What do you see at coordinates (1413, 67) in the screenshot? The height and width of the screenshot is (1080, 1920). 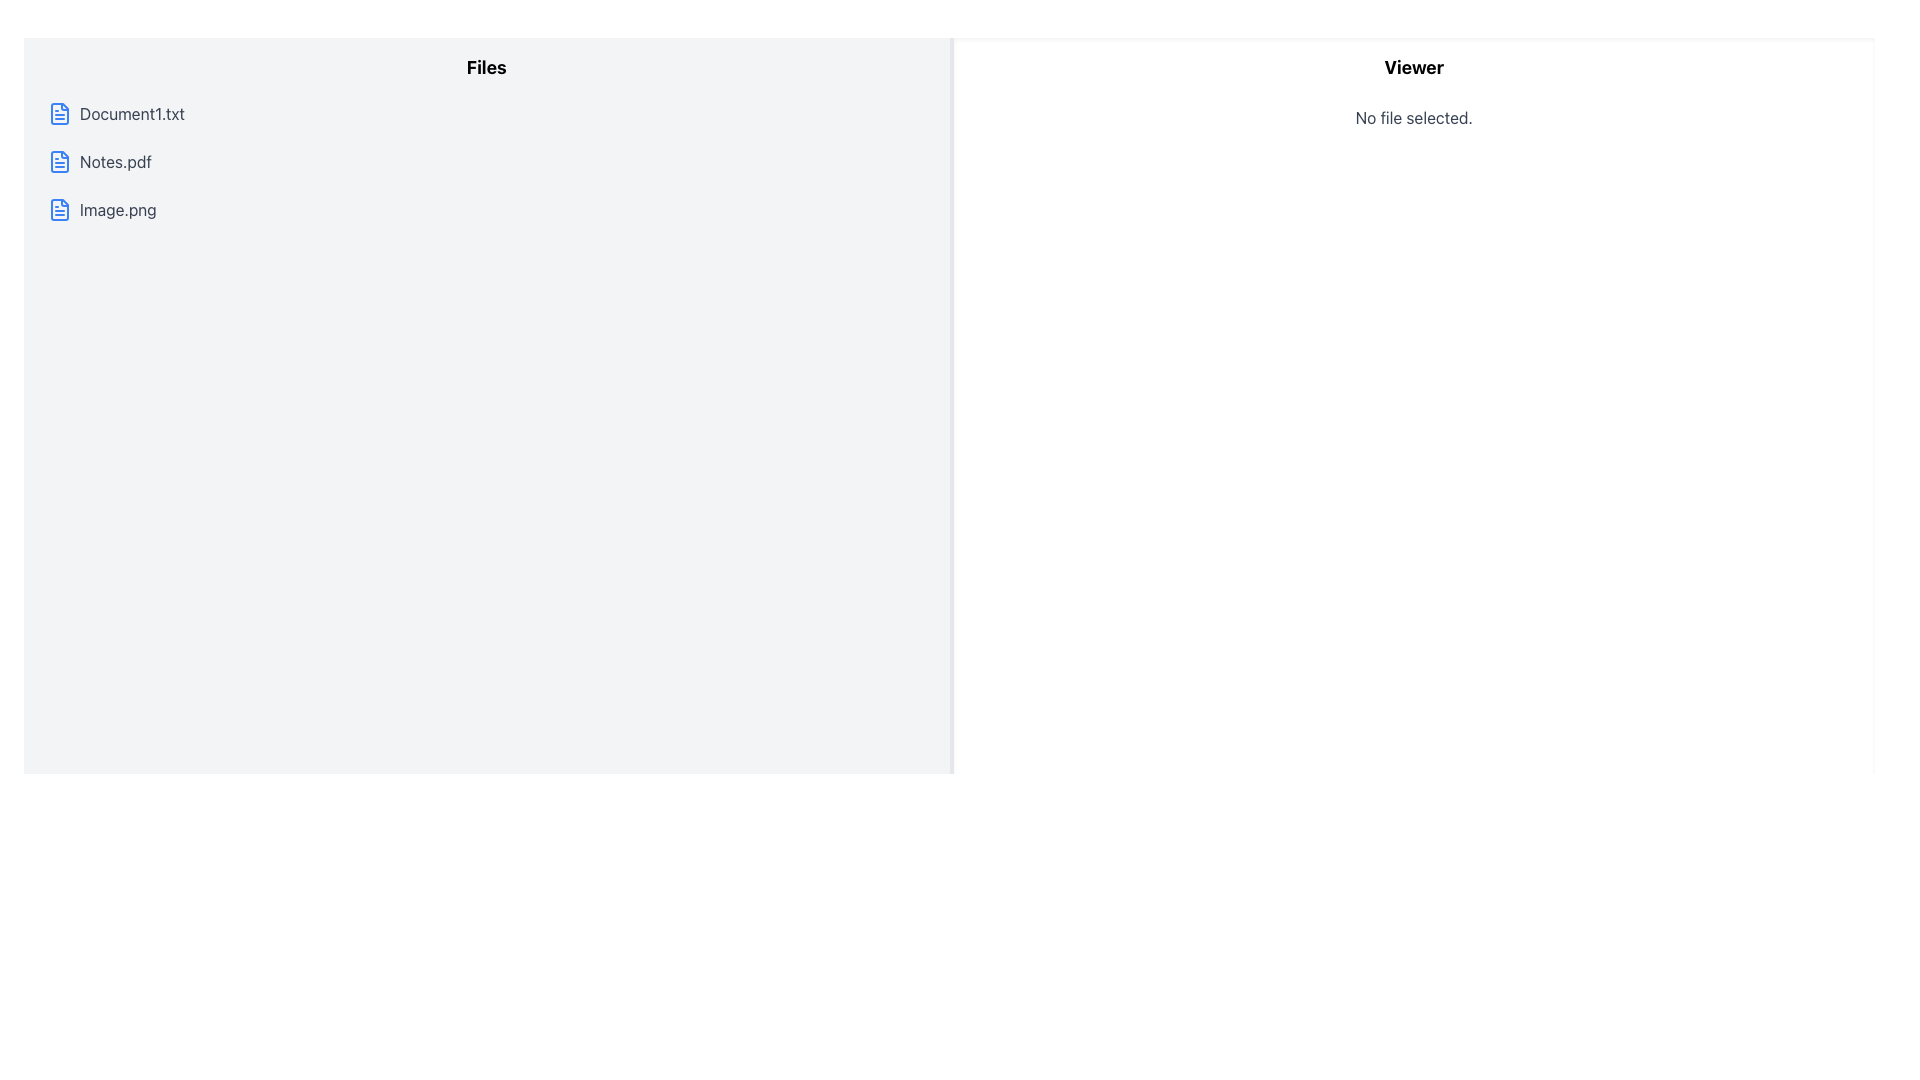 I see `the bold and stylized heading text 'Viewer' located at the top of the right-hand white panel in the split layout interface` at bounding box center [1413, 67].